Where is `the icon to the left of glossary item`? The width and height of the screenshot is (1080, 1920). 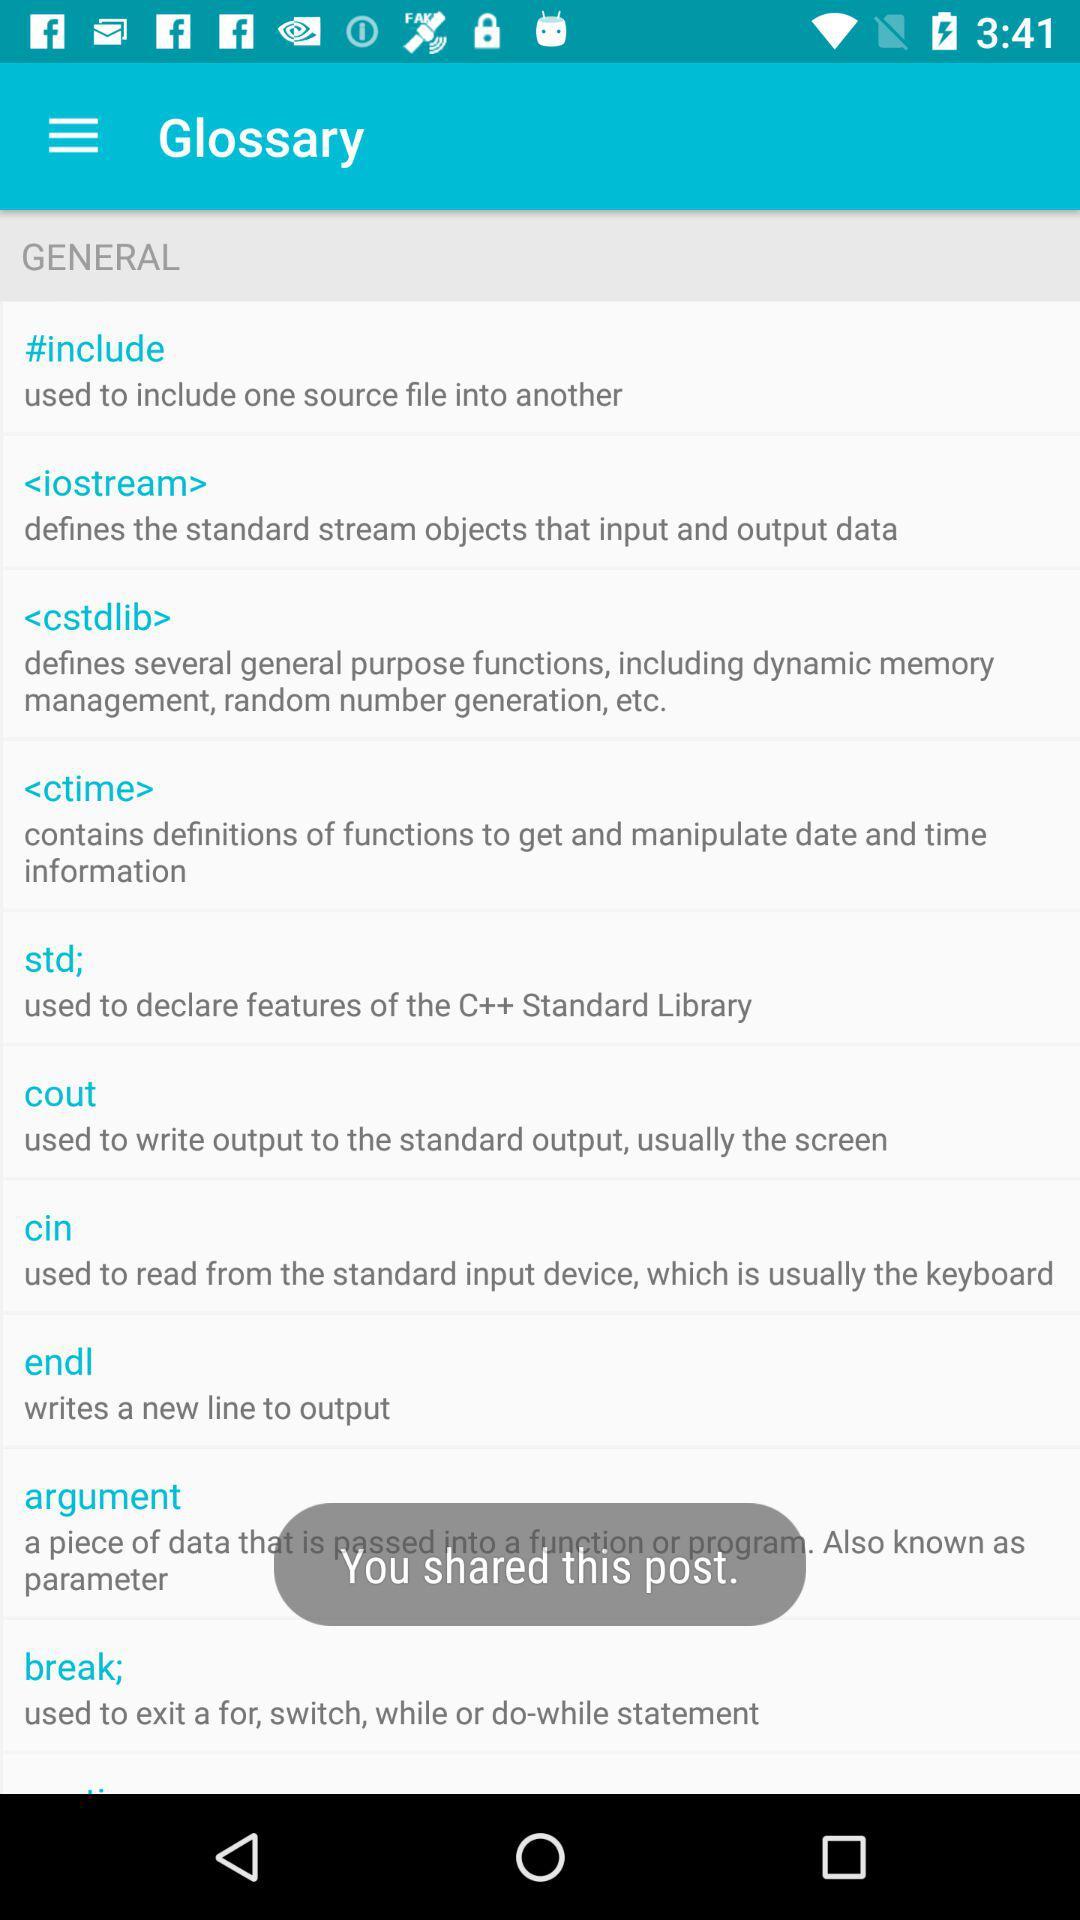 the icon to the left of glossary item is located at coordinates (72, 135).